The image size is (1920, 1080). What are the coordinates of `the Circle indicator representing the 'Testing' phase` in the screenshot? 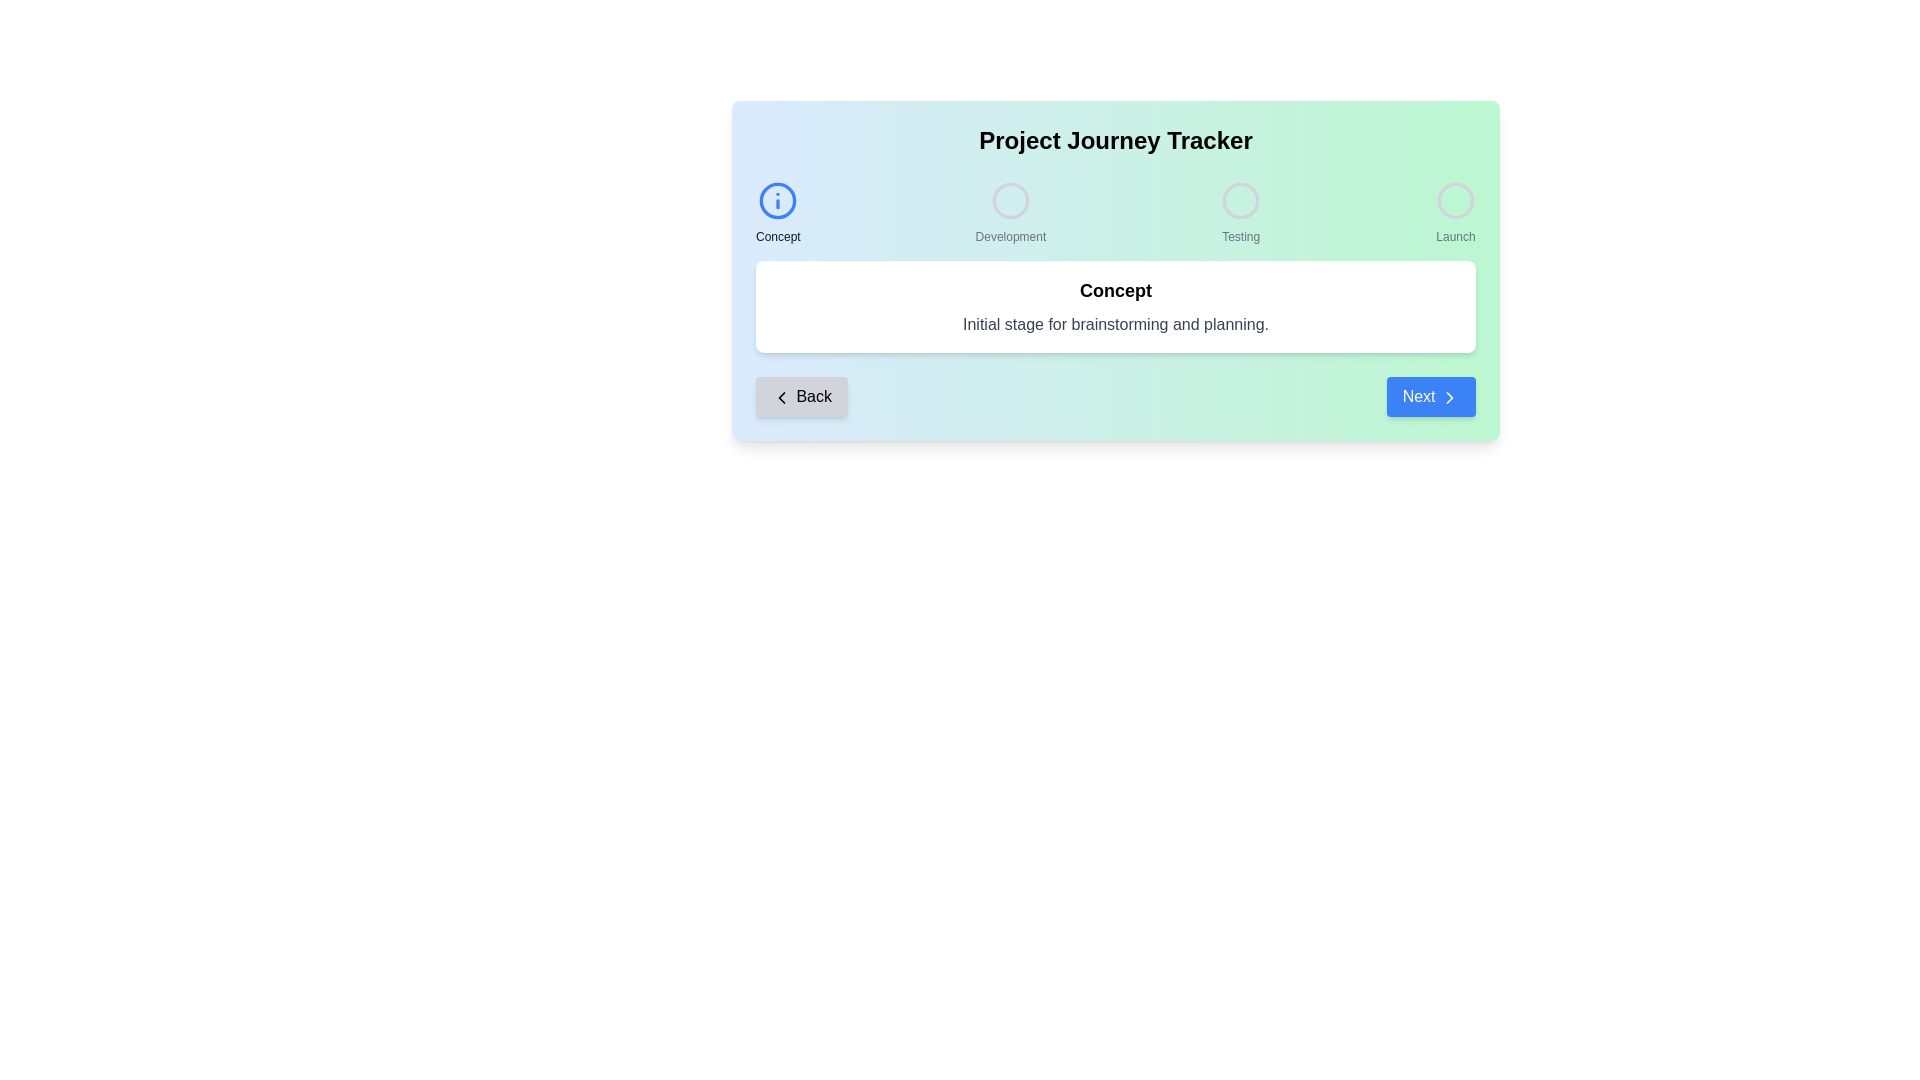 It's located at (1240, 200).